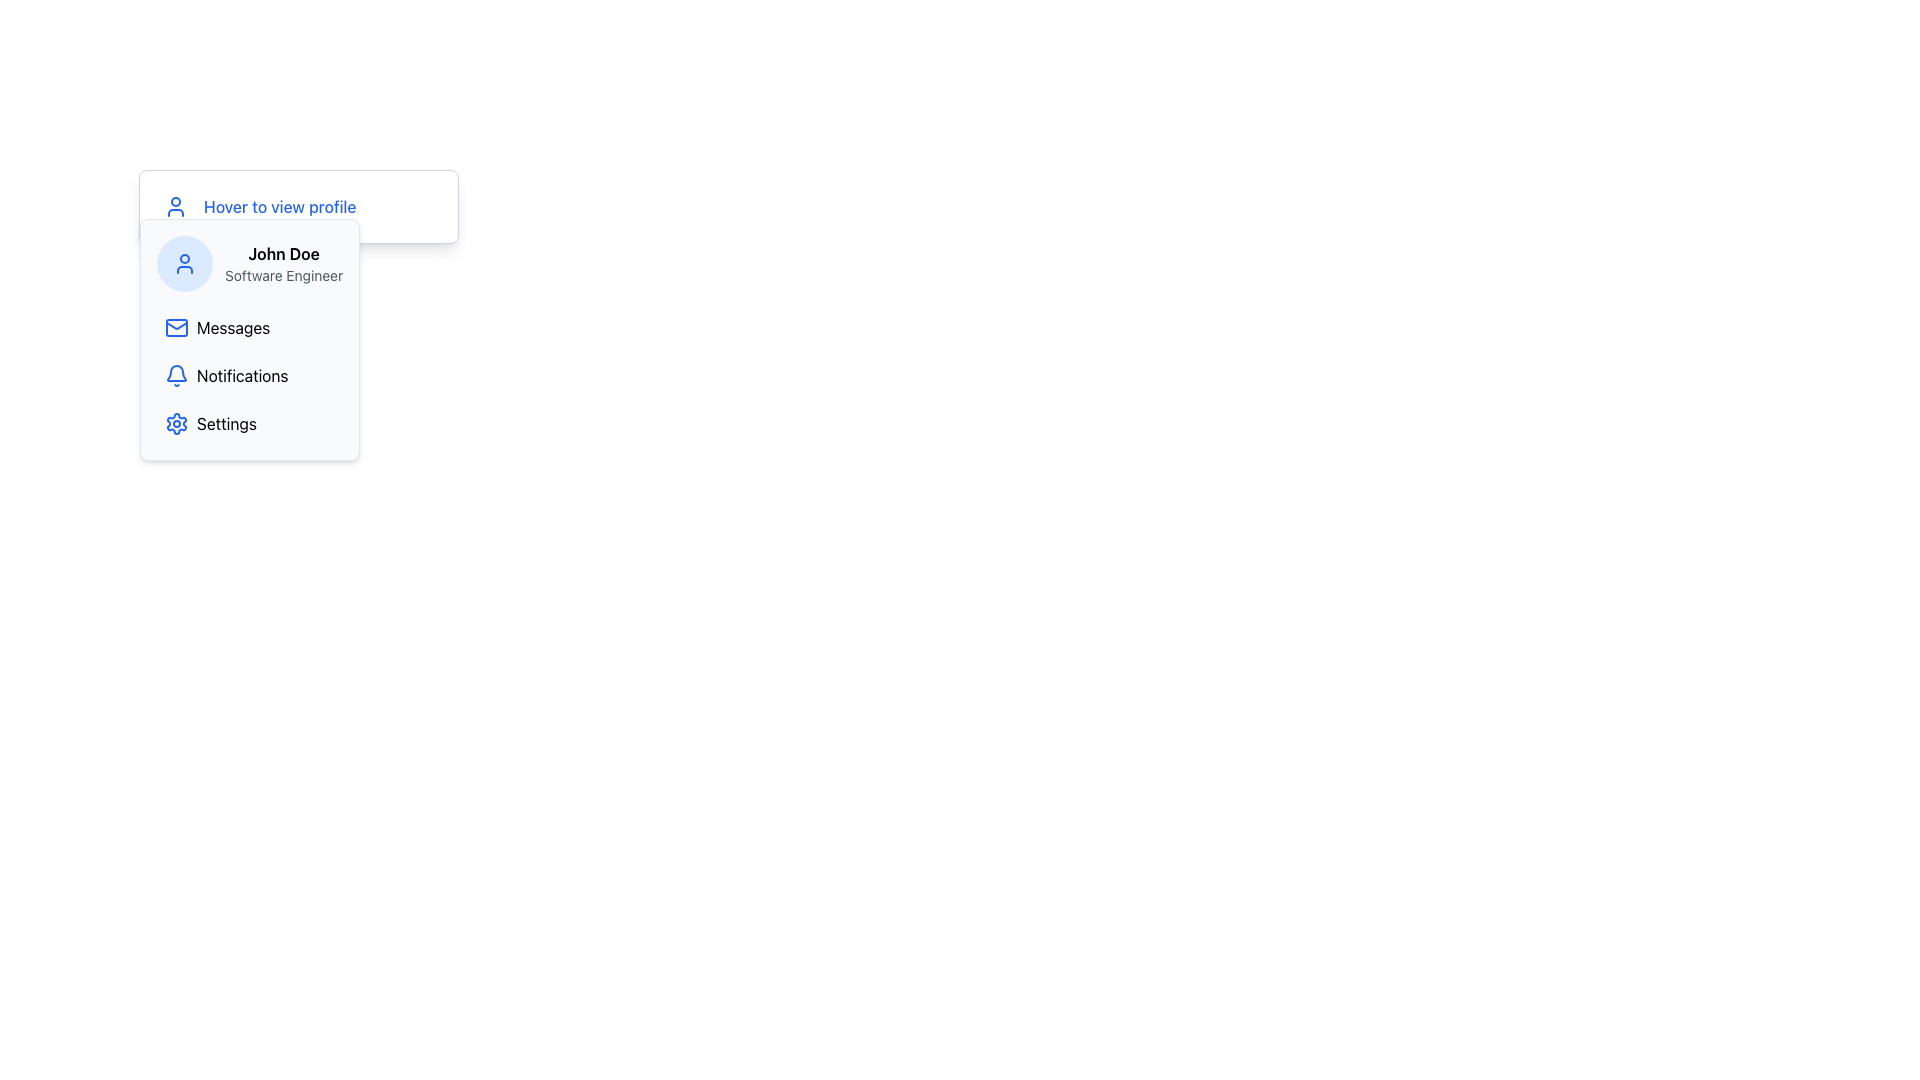 The image size is (1920, 1080). Describe the element at coordinates (177, 423) in the screenshot. I see `the settings icon located in the popover menu, positioned to the left of the 'Settings' label text` at that location.